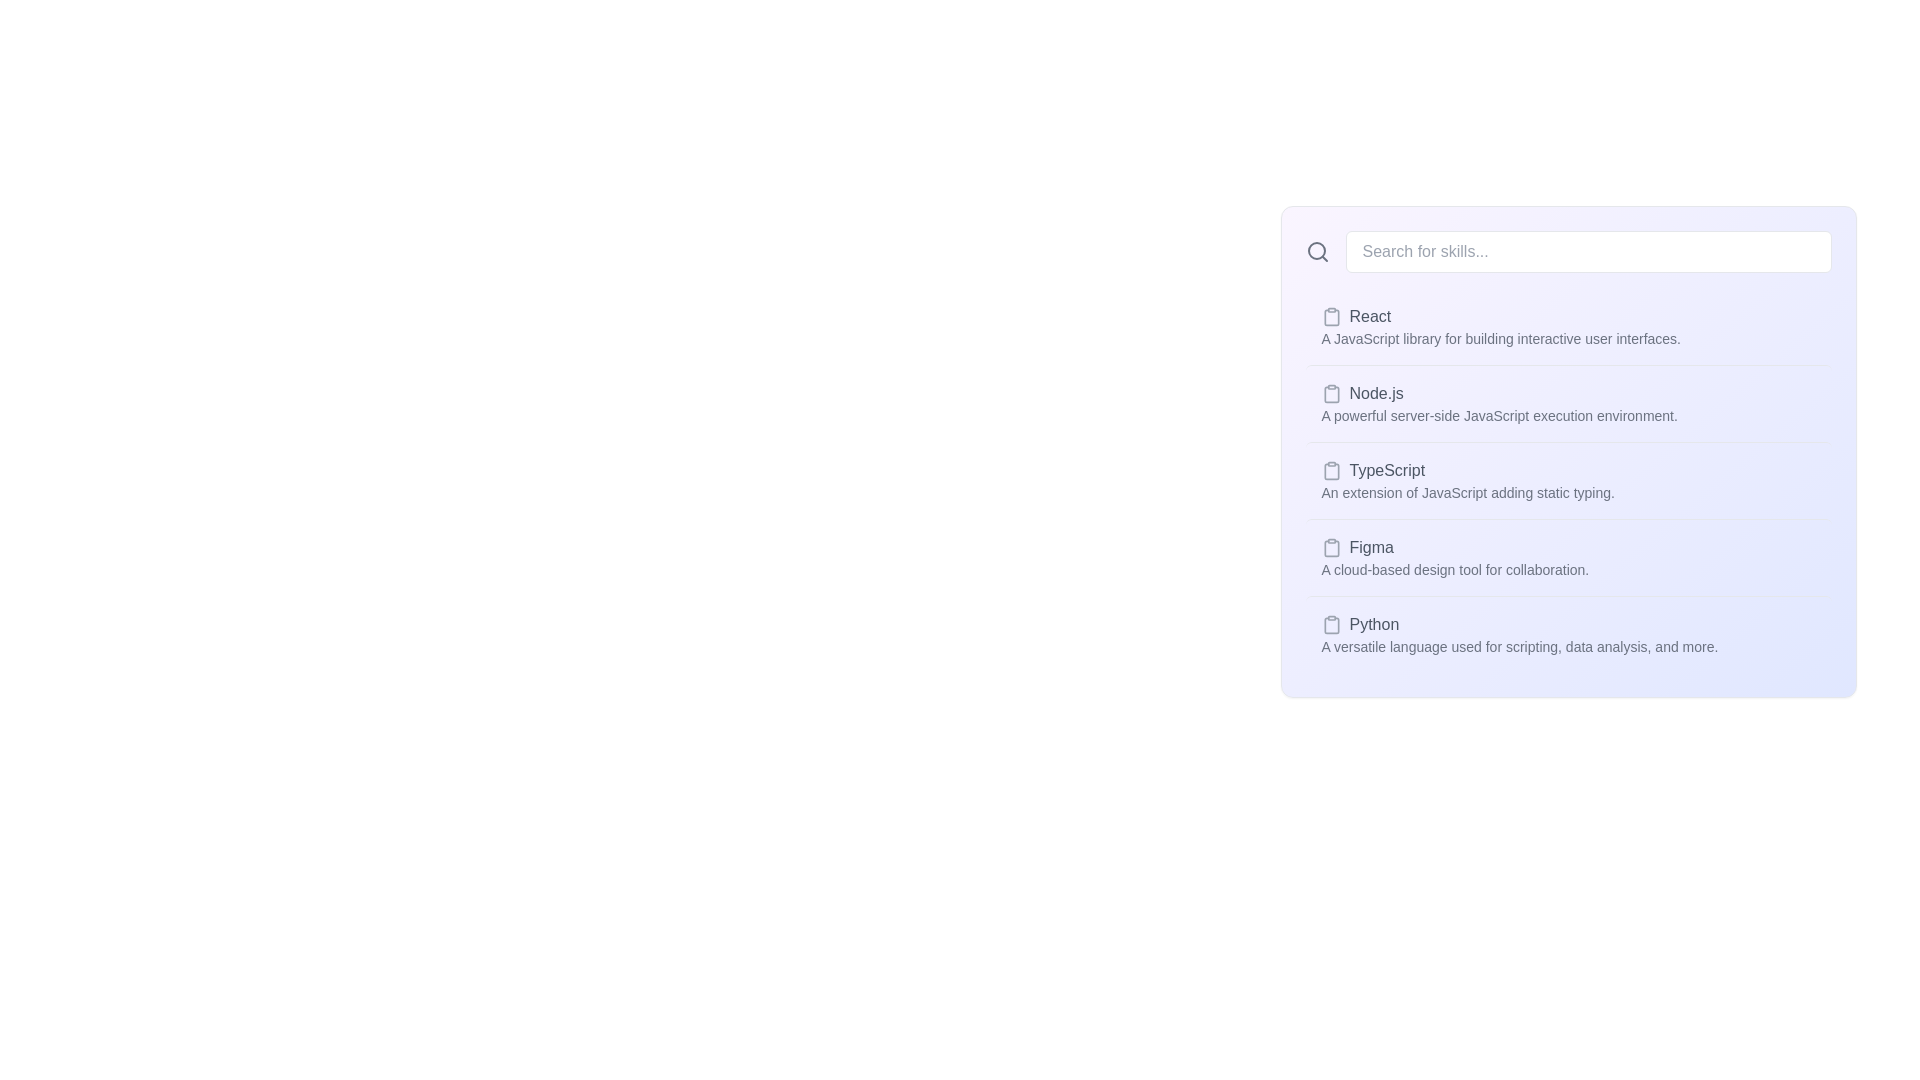 The height and width of the screenshot is (1080, 1920). What do you see at coordinates (1331, 315) in the screenshot?
I see `the clipboard icon located to the immediate left of the text 'React' in the vertical list` at bounding box center [1331, 315].